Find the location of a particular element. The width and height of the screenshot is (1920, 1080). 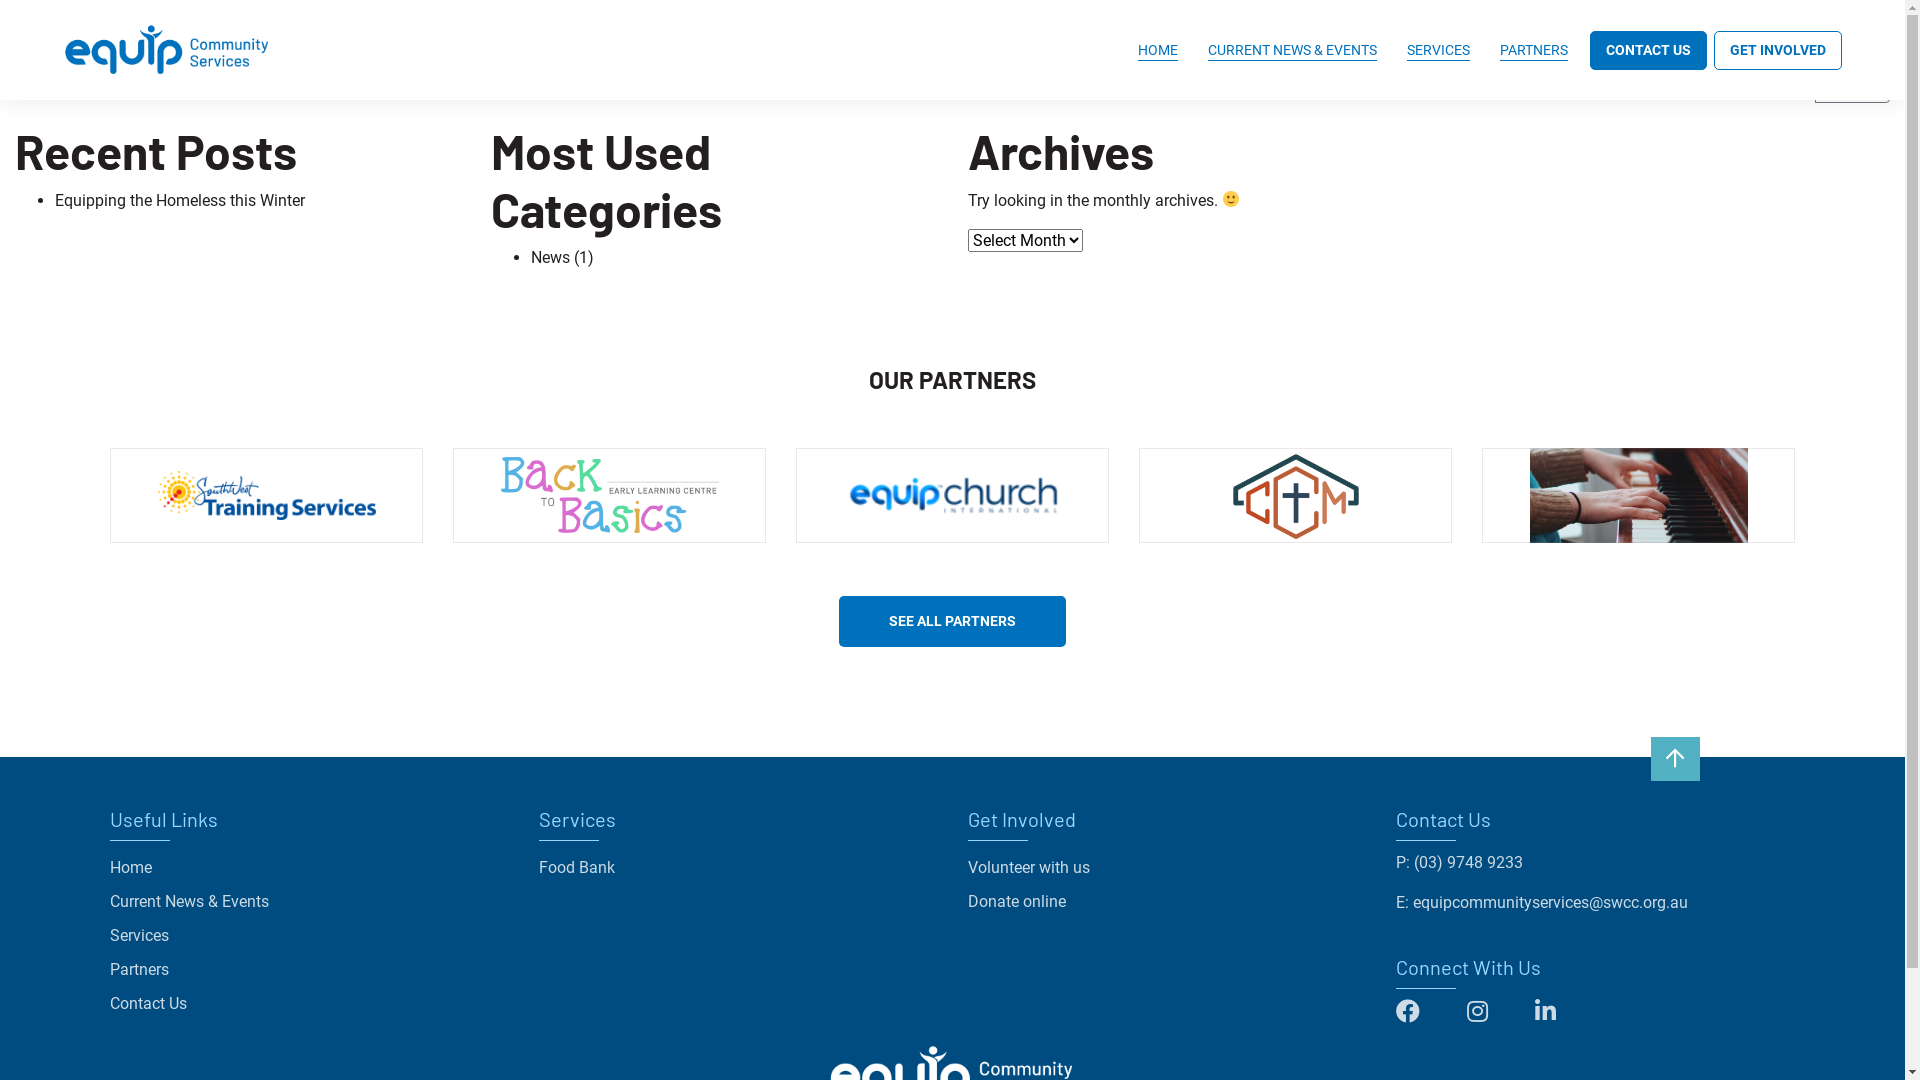

'Food Bank' is located at coordinates (575, 866).